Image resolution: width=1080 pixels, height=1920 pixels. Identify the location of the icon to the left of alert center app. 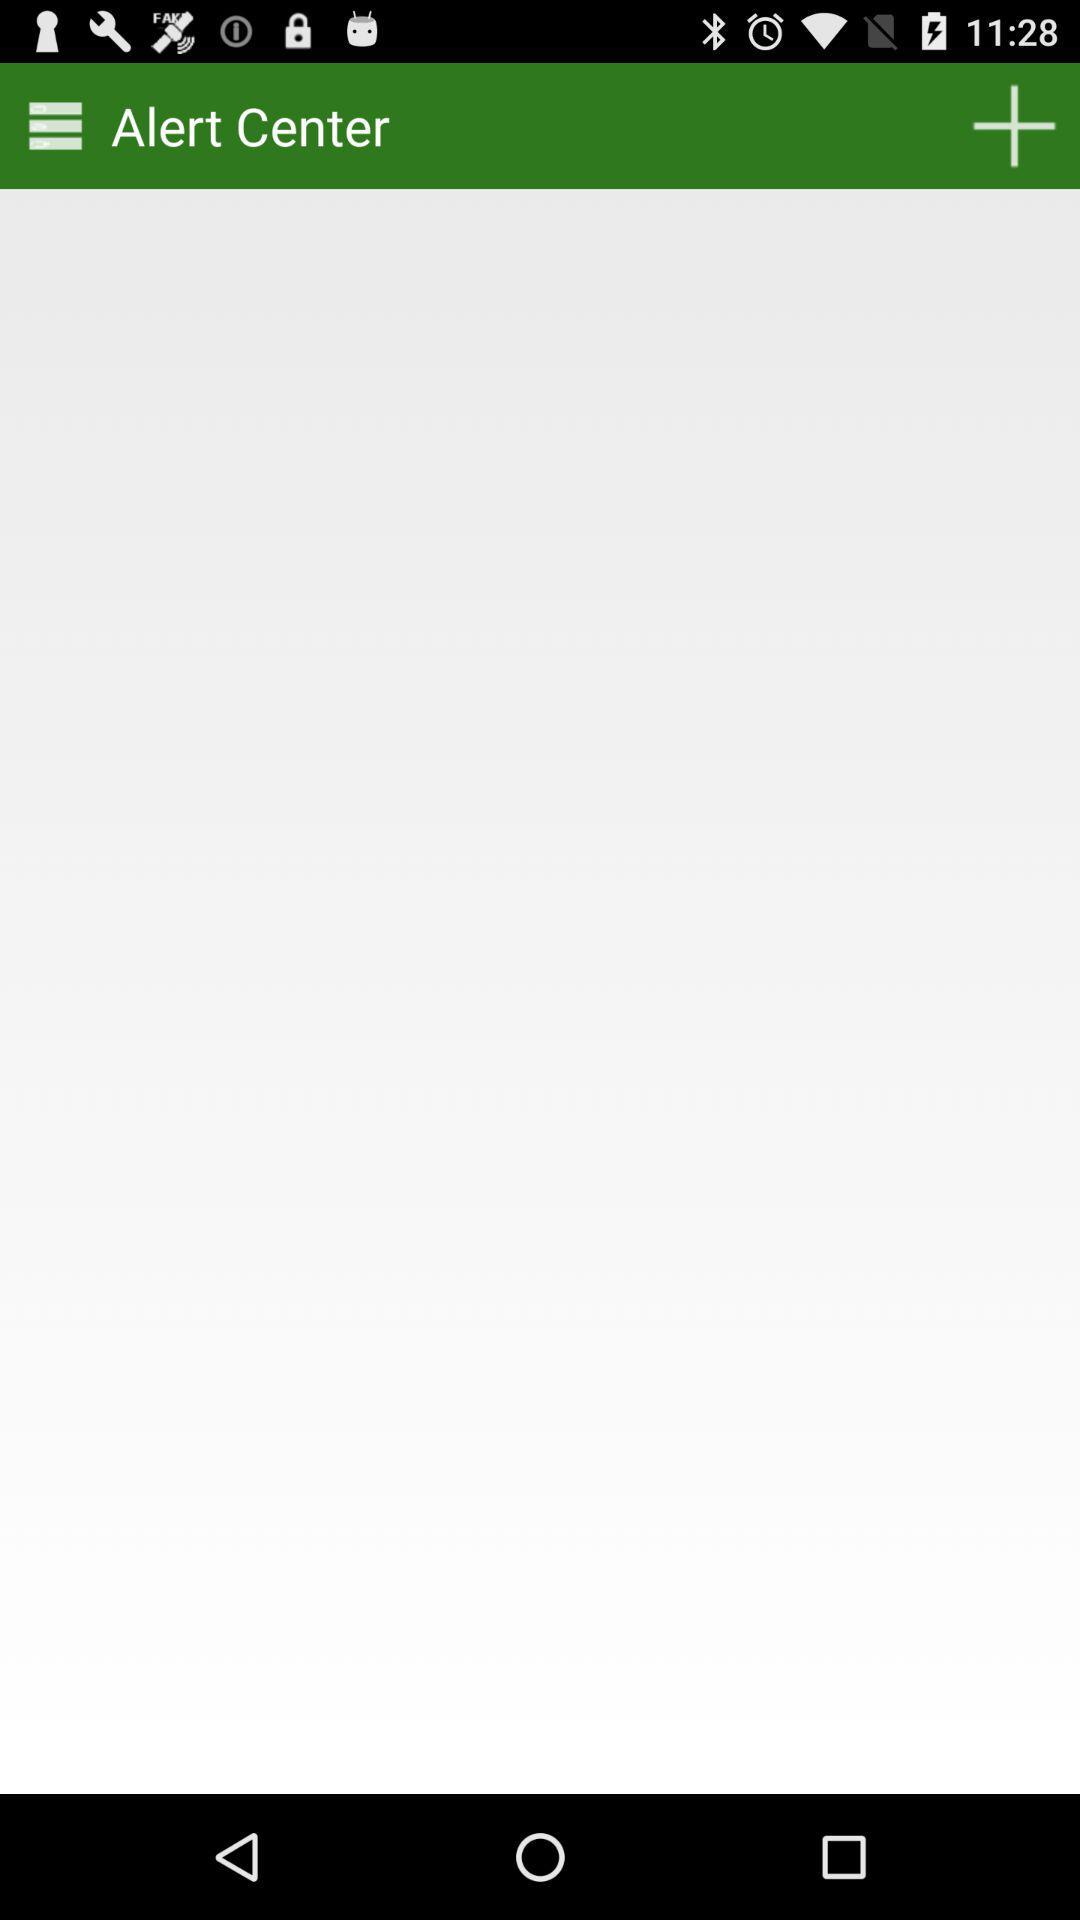
(54, 124).